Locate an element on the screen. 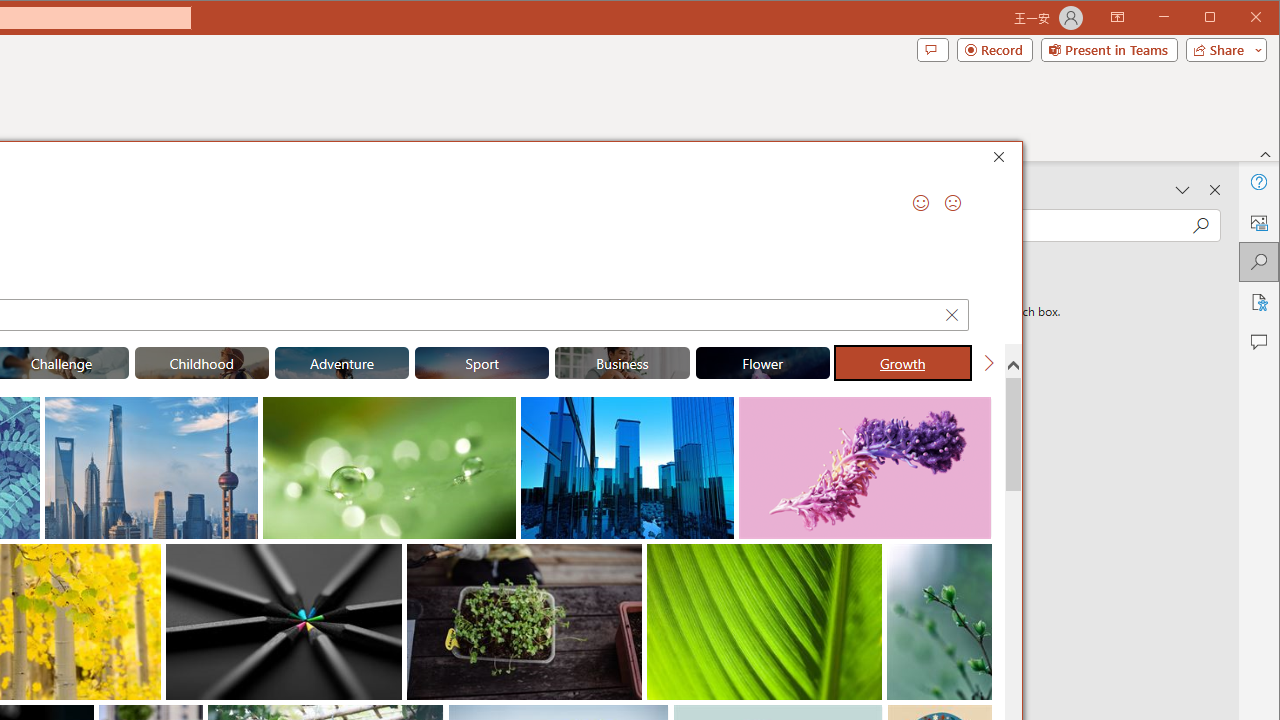 The image size is (1280, 720). 'Send a Smile' is located at coordinates (919, 203).